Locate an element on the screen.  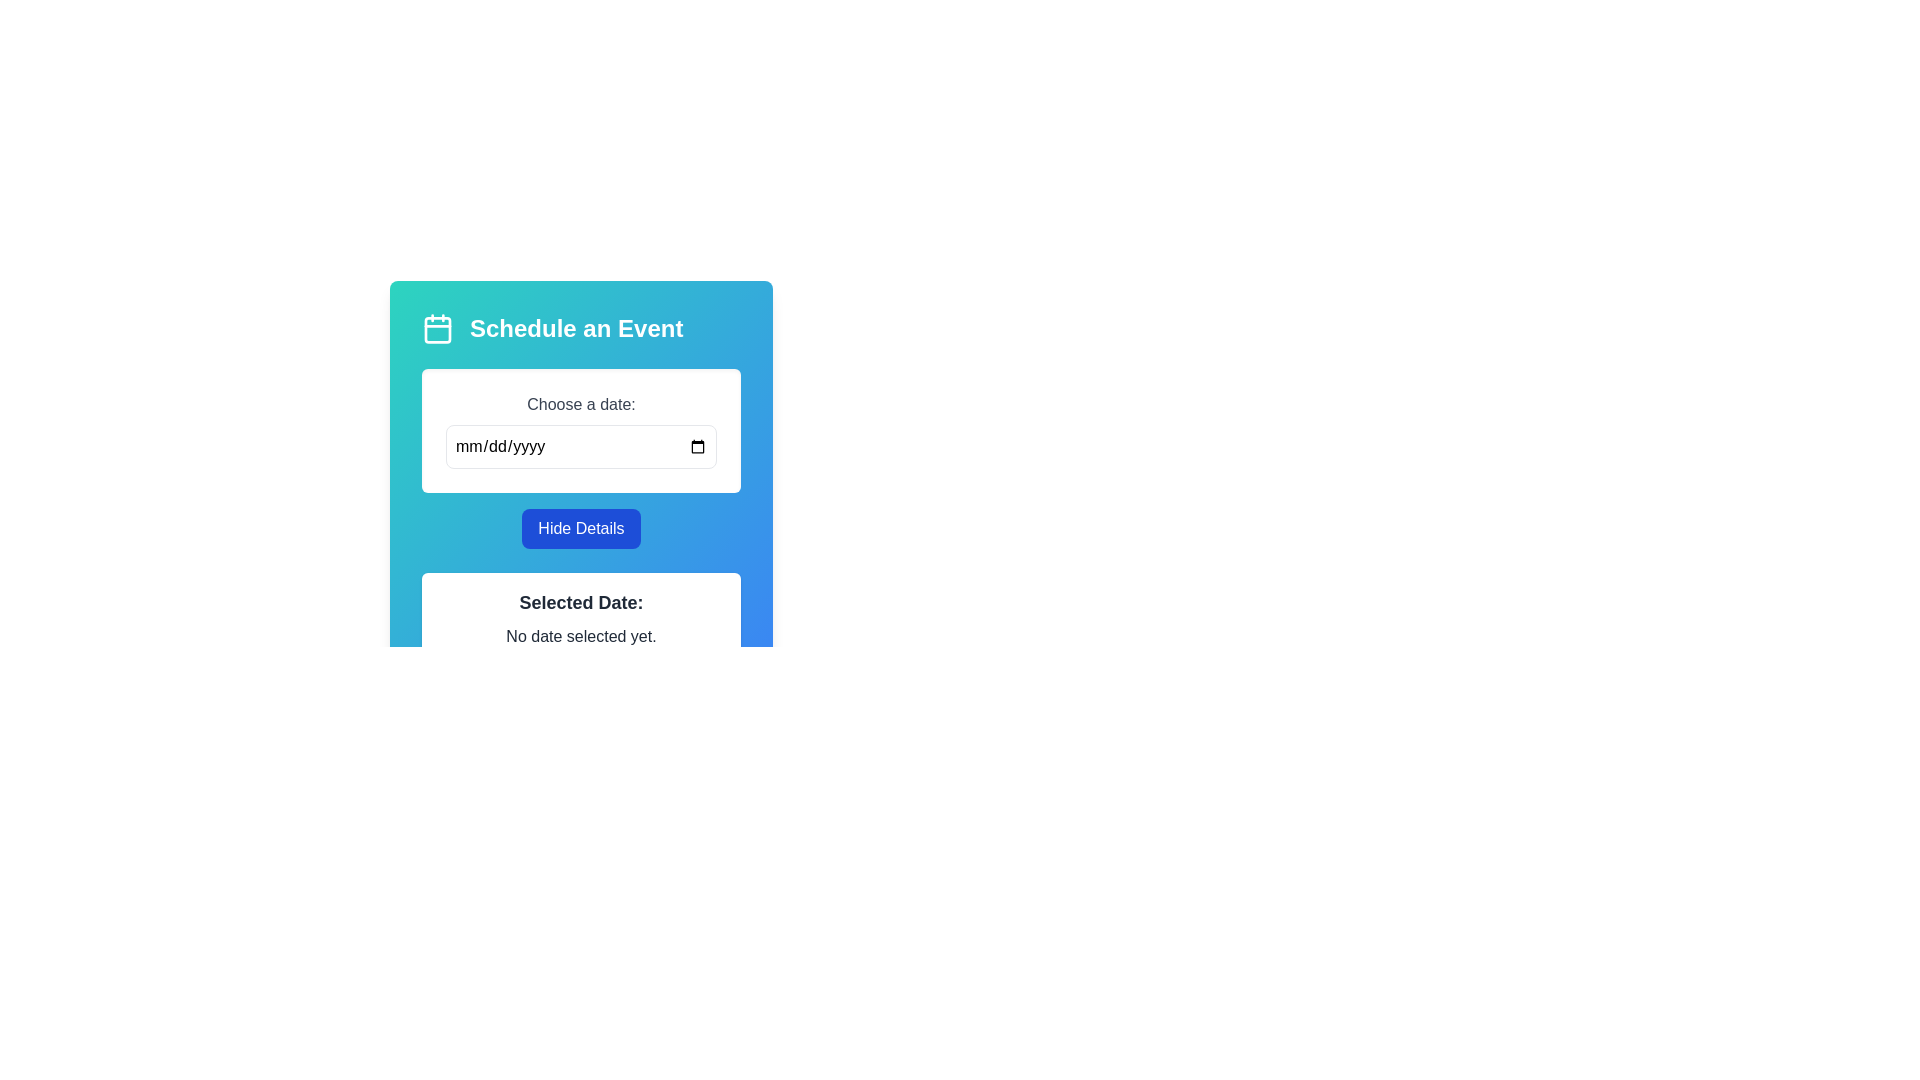
the header labeled 'Schedule an Event' with a gradient background at the top of the form is located at coordinates (580, 327).